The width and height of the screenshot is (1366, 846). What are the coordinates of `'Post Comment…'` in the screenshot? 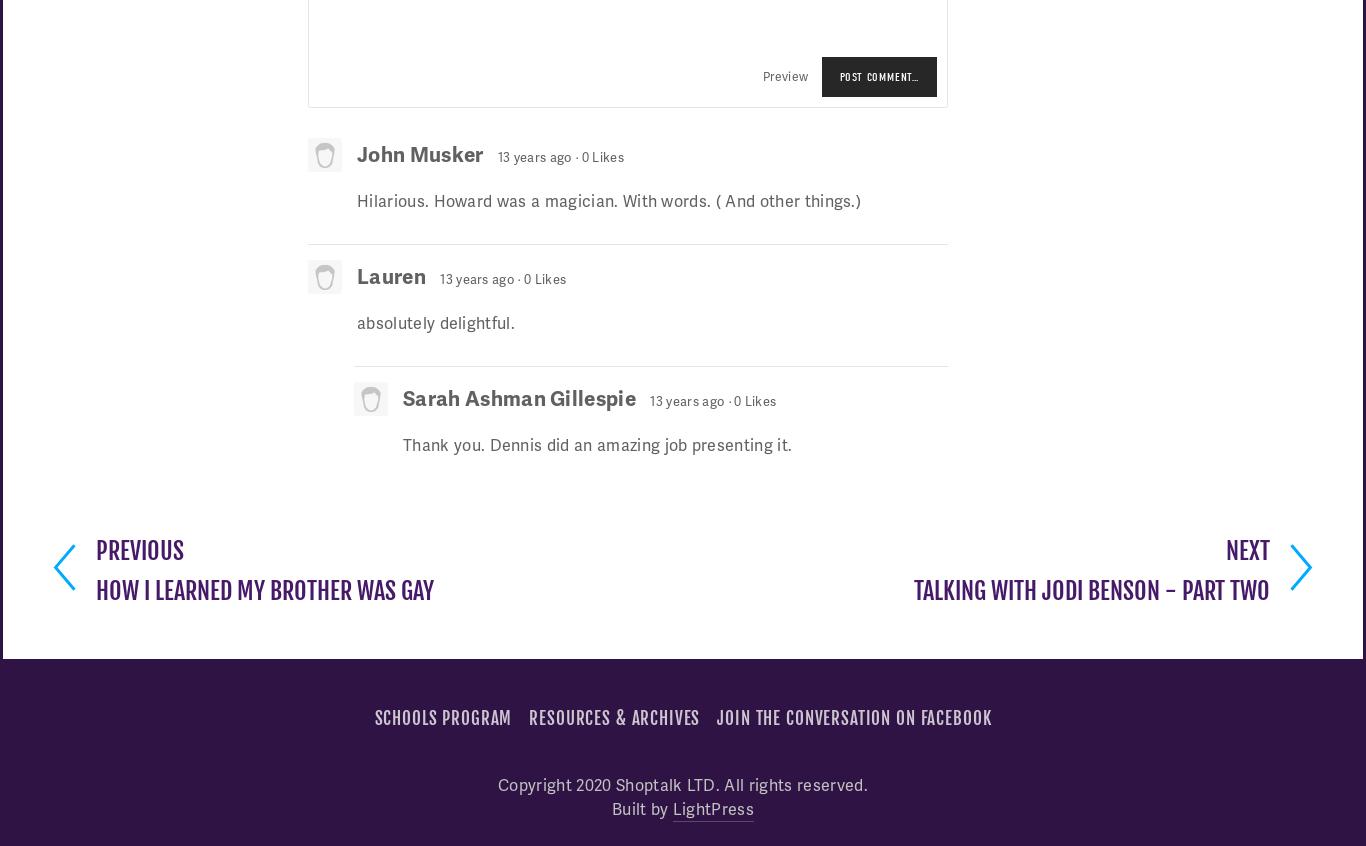 It's located at (878, 75).